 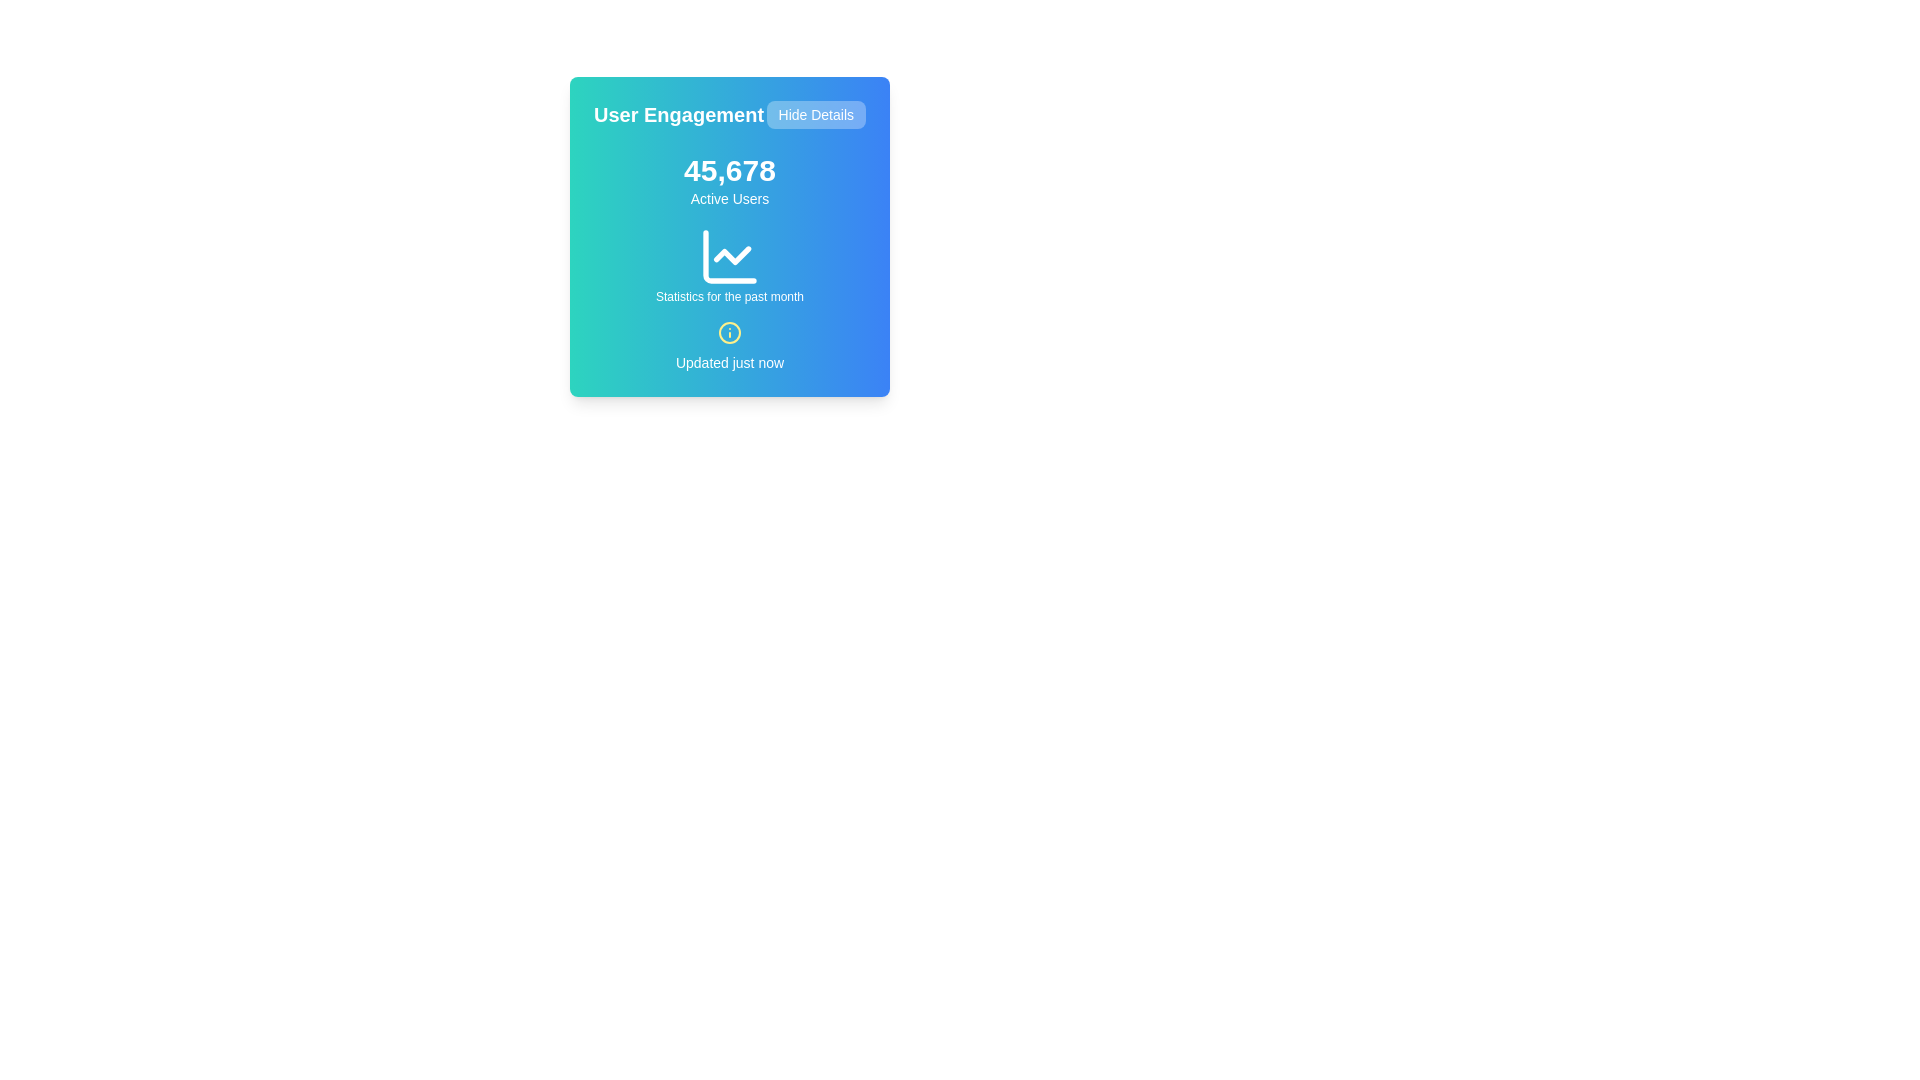 I want to click on the second button located to the right of the 'User Engagement' label in the top-right corner of the blue gradient panel, so click(x=816, y=115).